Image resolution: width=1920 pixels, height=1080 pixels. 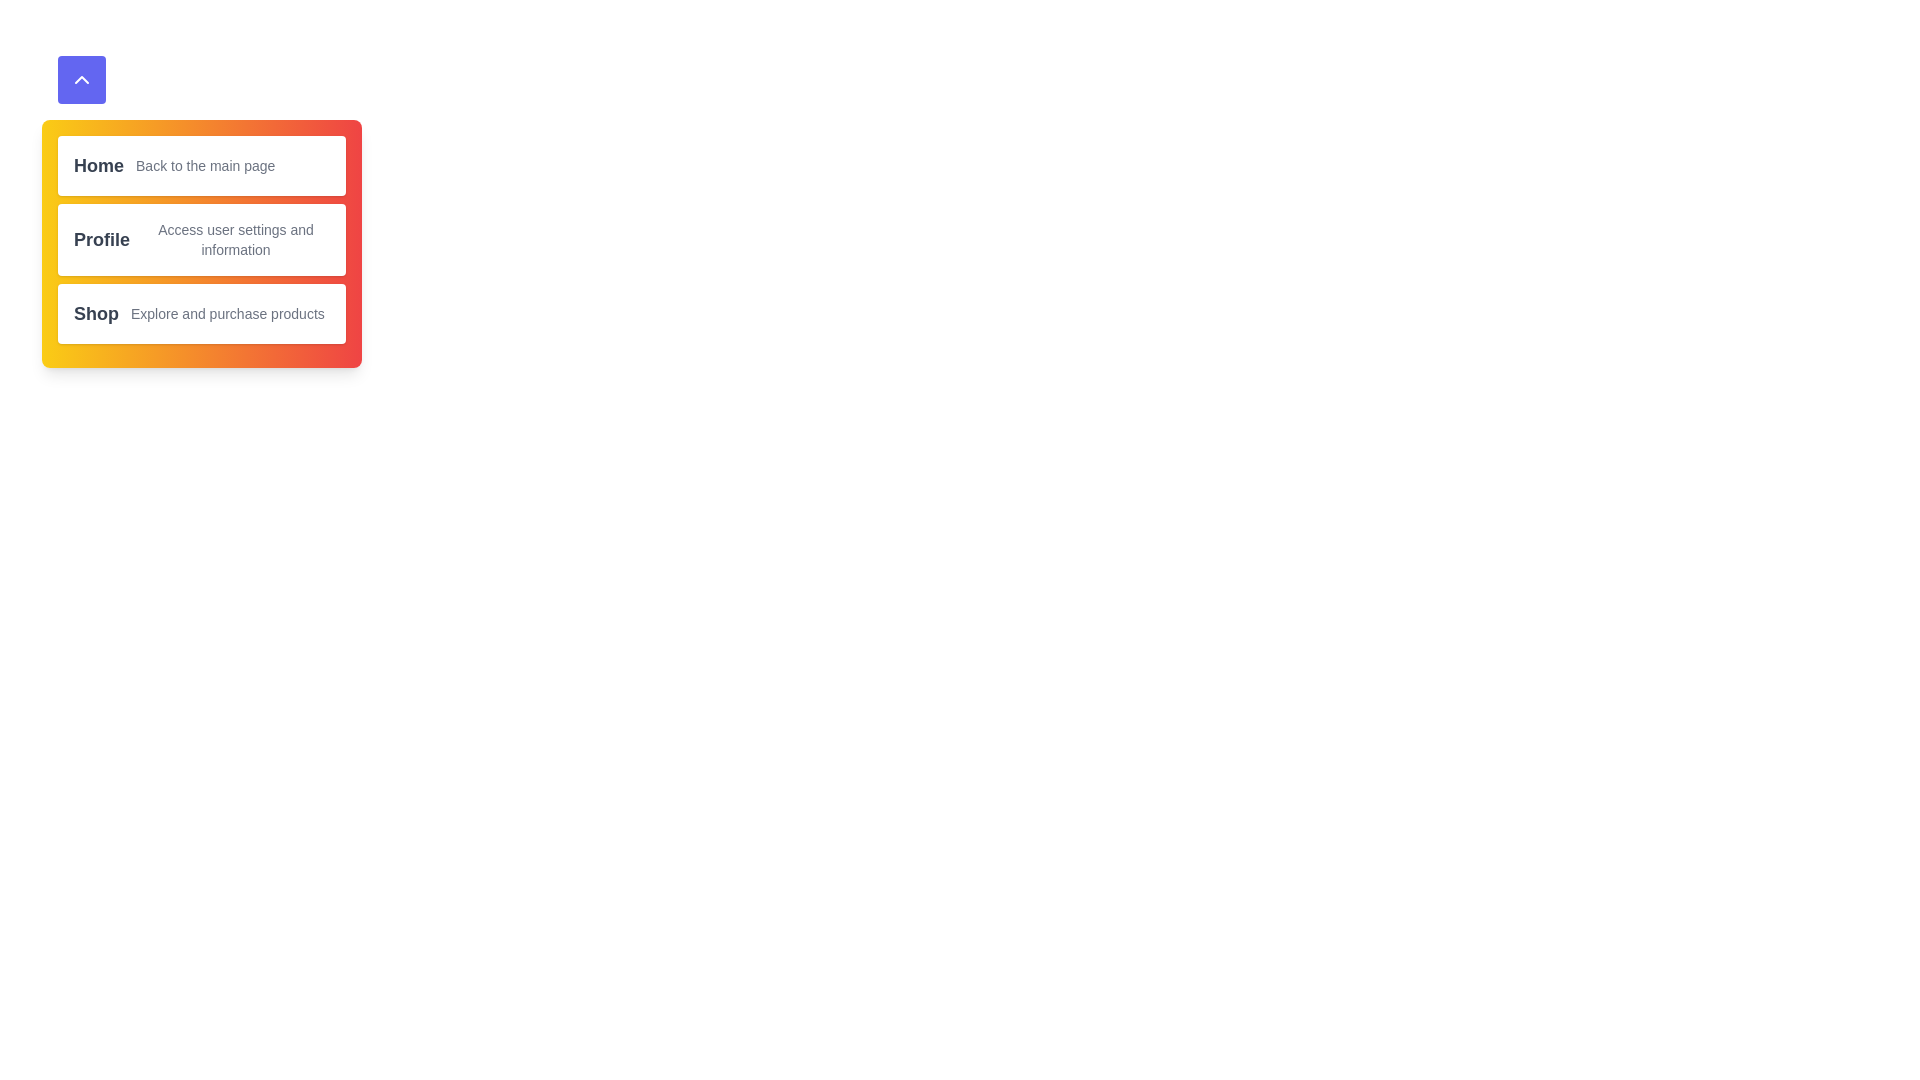 I want to click on the menu item labeled Shop, so click(x=95, y=313).